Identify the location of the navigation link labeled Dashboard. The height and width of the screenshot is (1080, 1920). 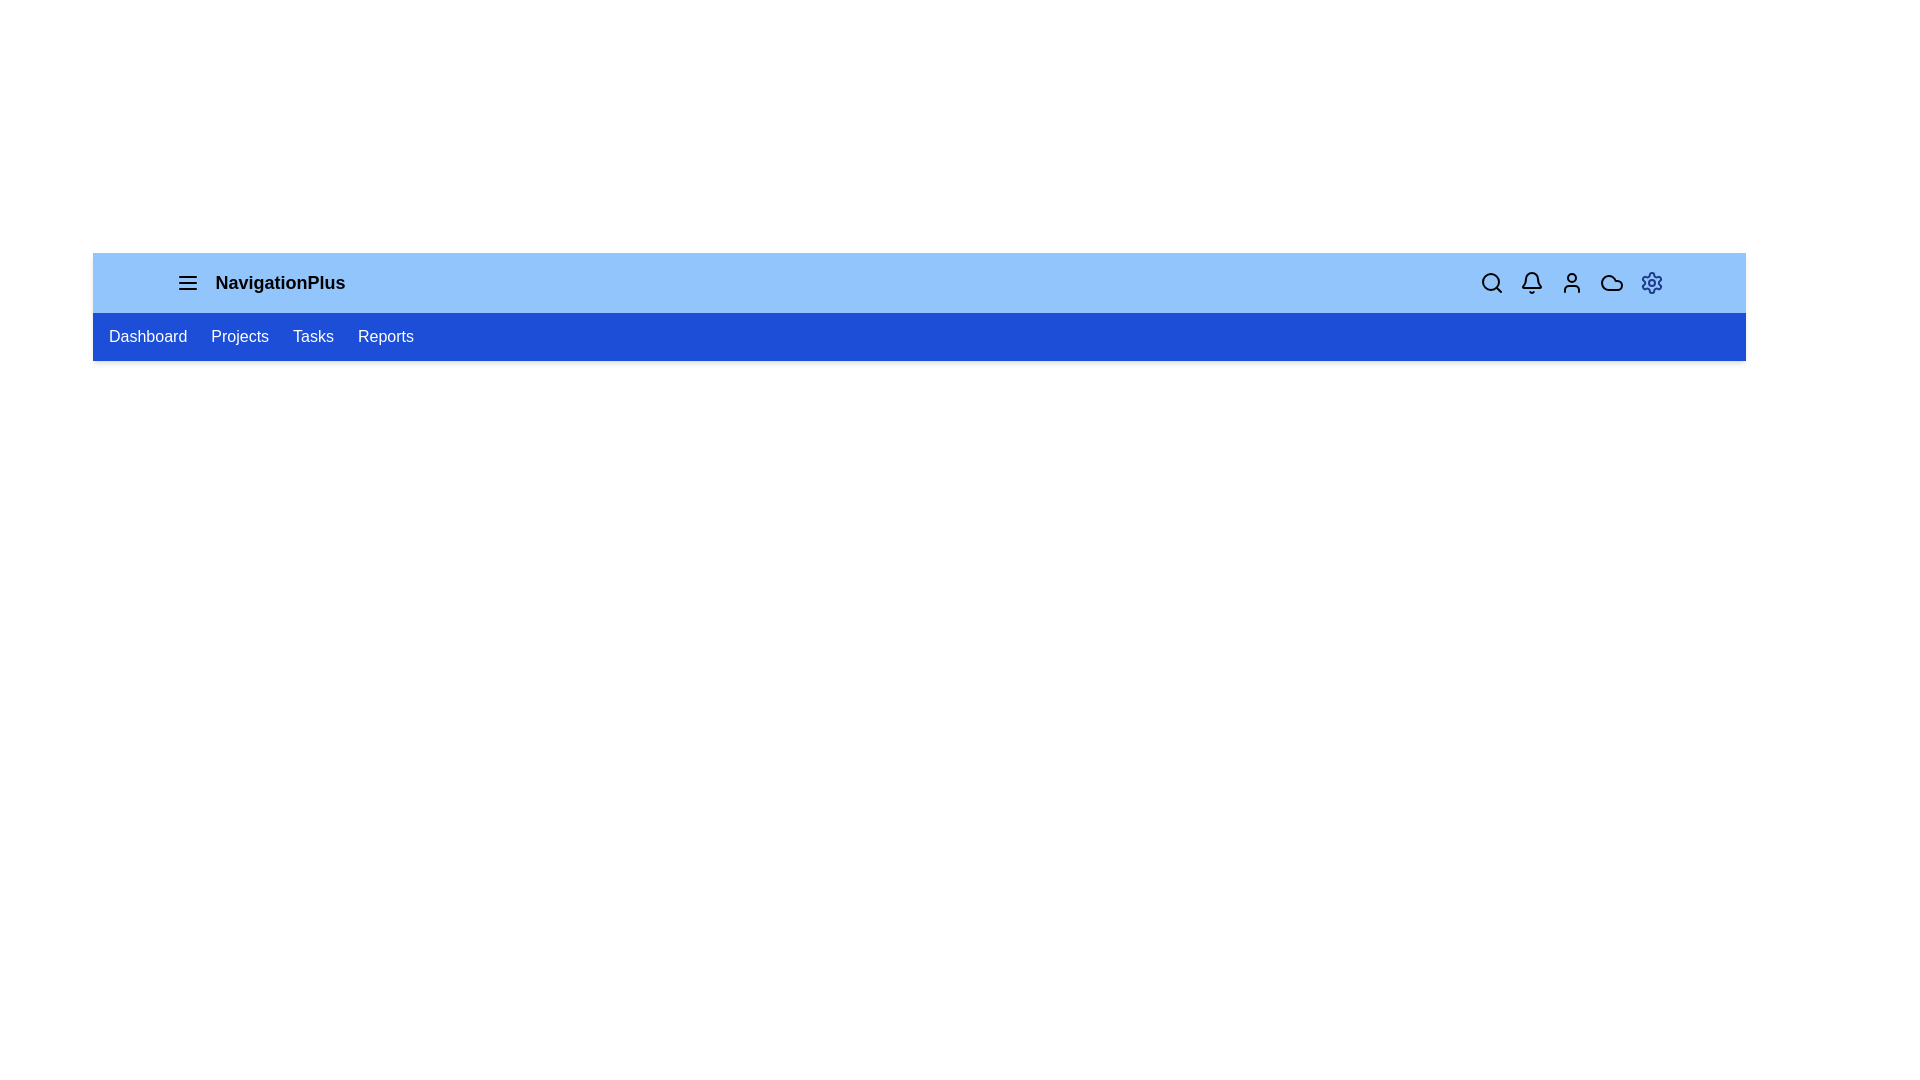
(147, 335).